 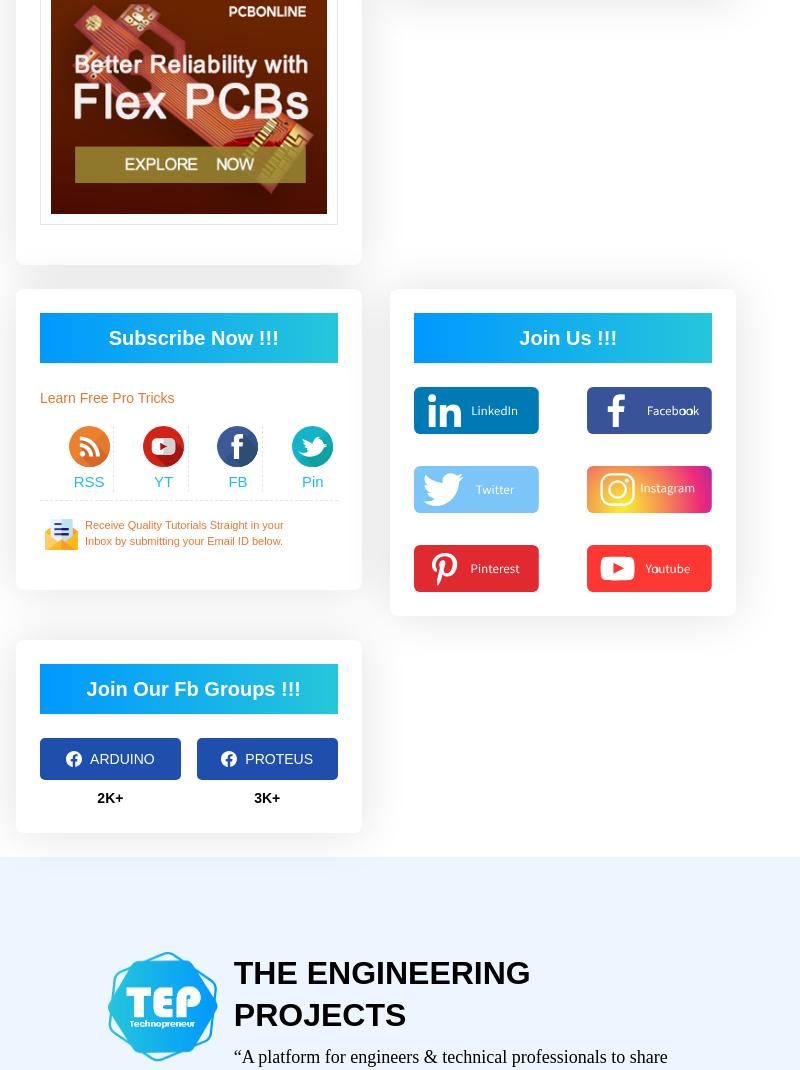 What do you see at coordinates (88, 480) in the screenshot?
I see `'RSS'` at bounding box center [88, 480].